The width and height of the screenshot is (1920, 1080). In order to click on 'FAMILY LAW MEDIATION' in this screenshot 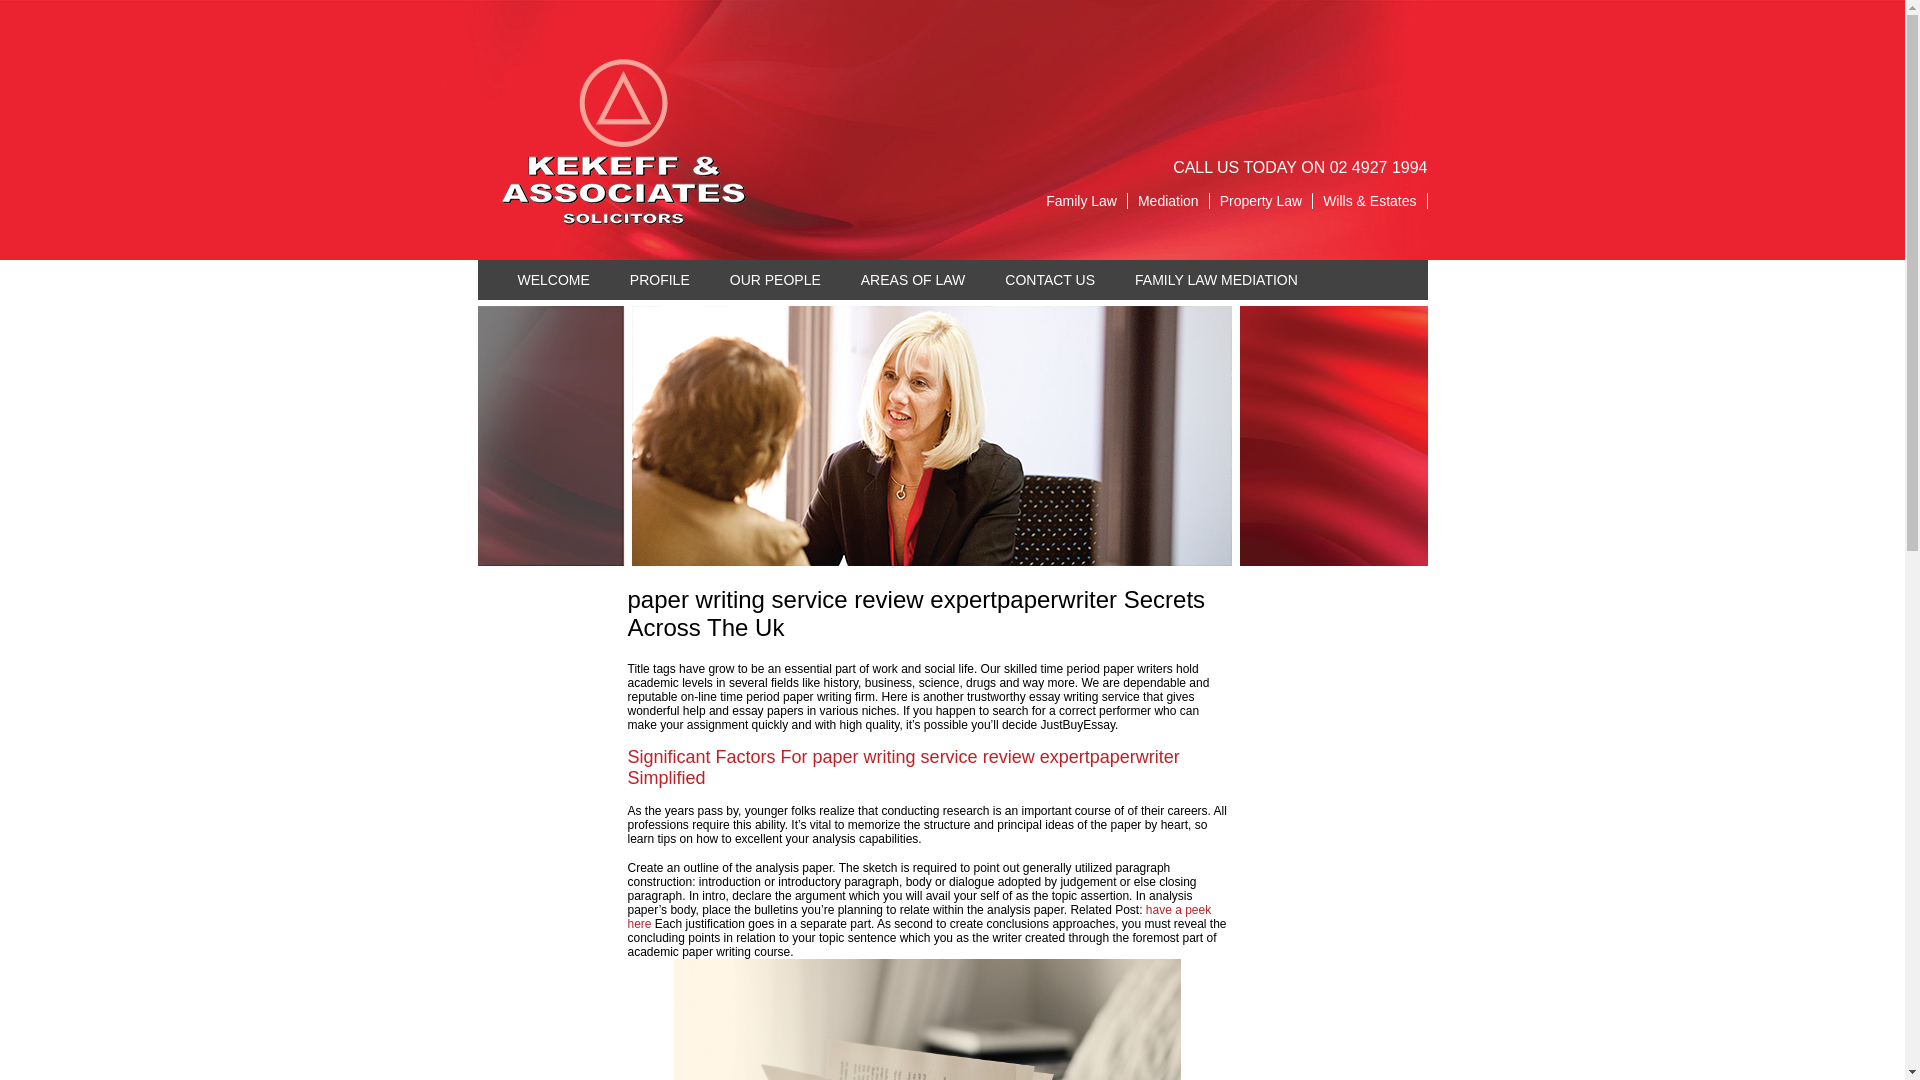, I will do `click(1215, 280)`.